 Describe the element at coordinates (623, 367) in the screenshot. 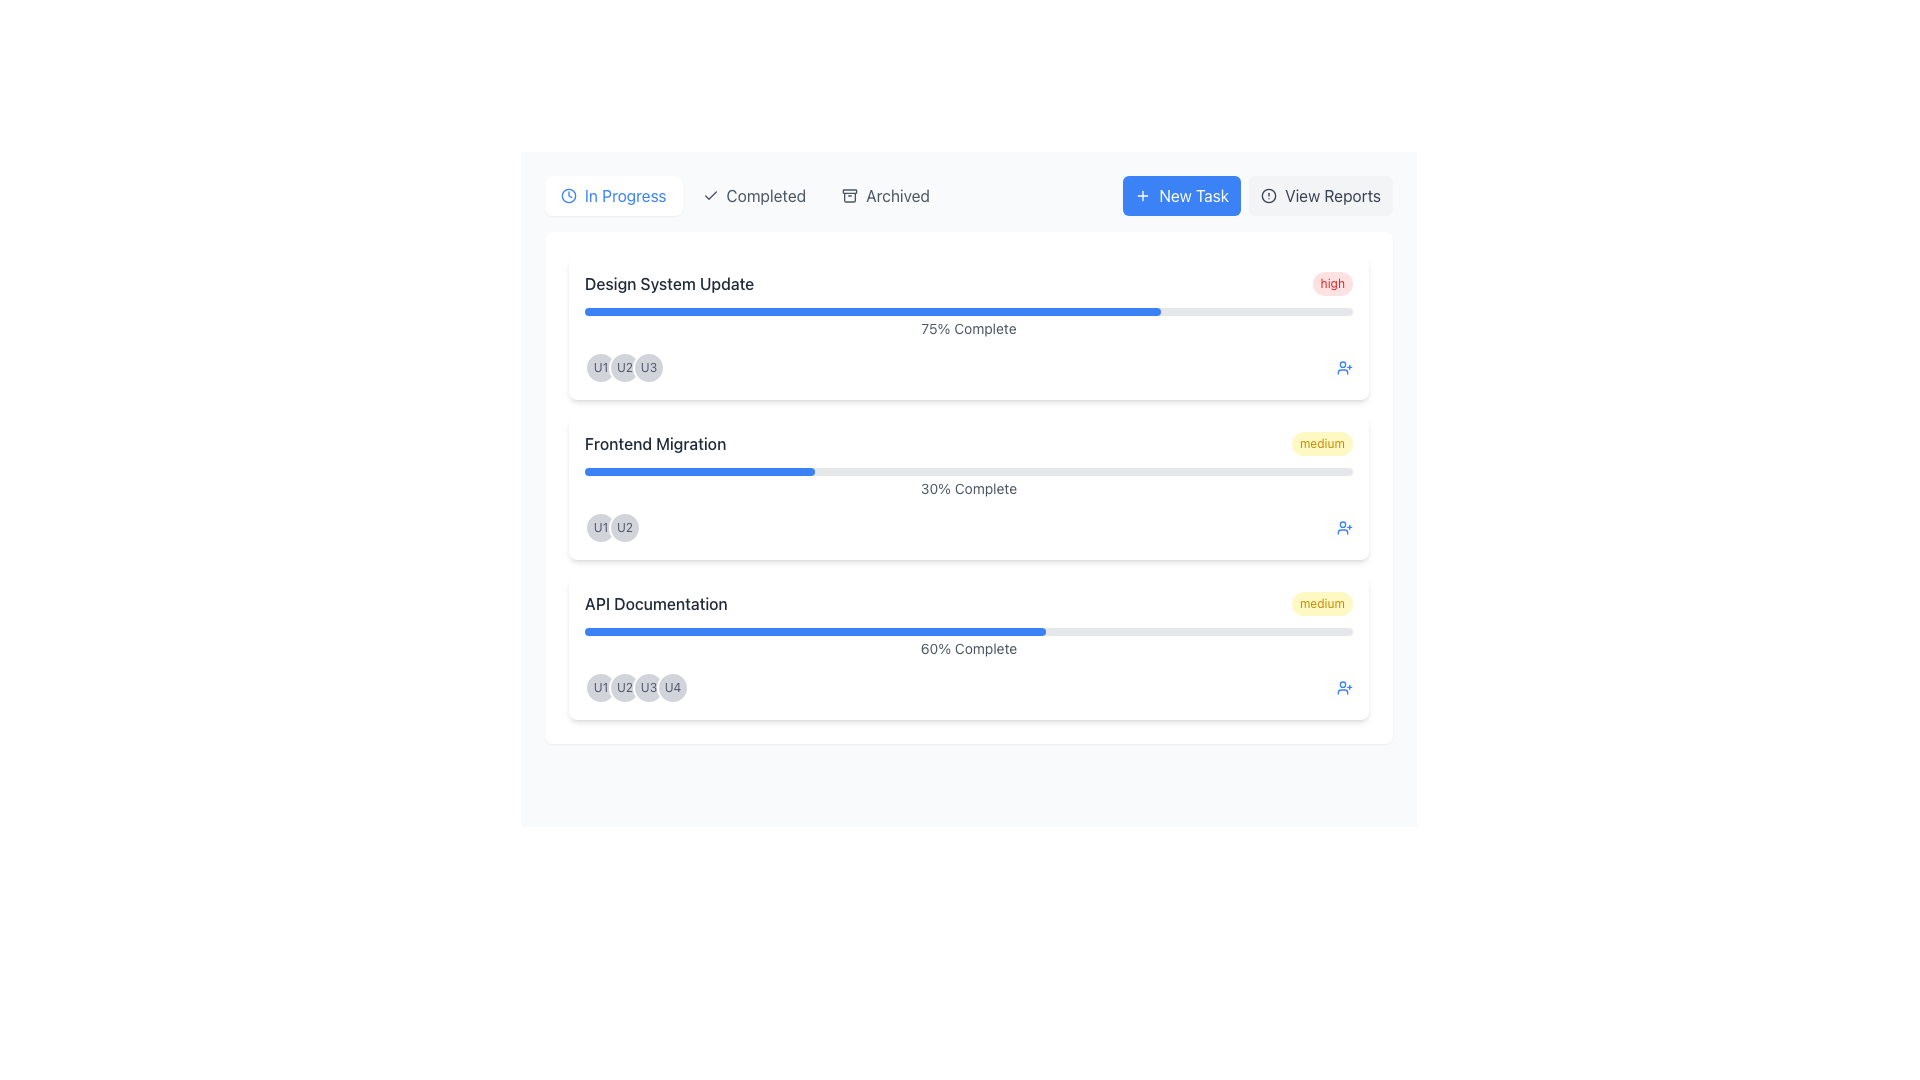

I see `the individual avatars in the Avatar cluster under the 'Design System Update' section` at that location.